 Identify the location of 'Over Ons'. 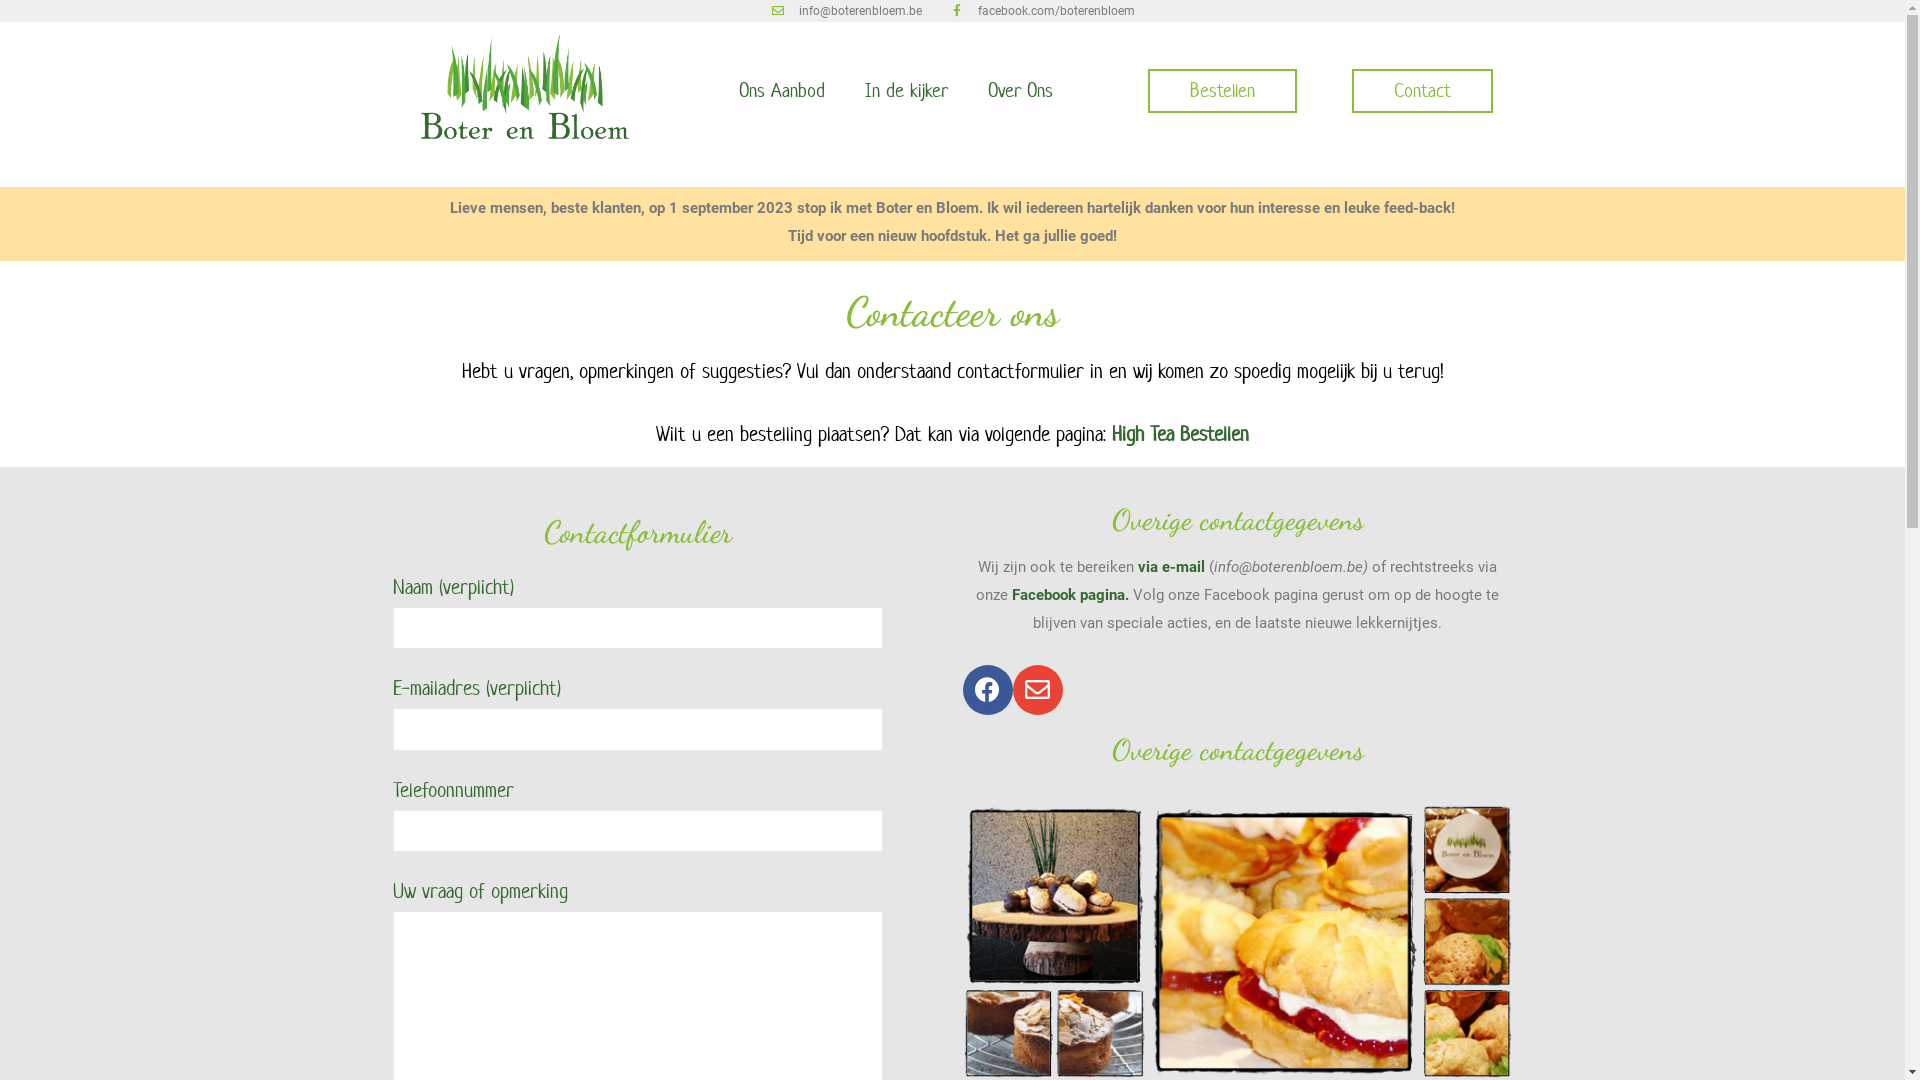
(1020, 91).